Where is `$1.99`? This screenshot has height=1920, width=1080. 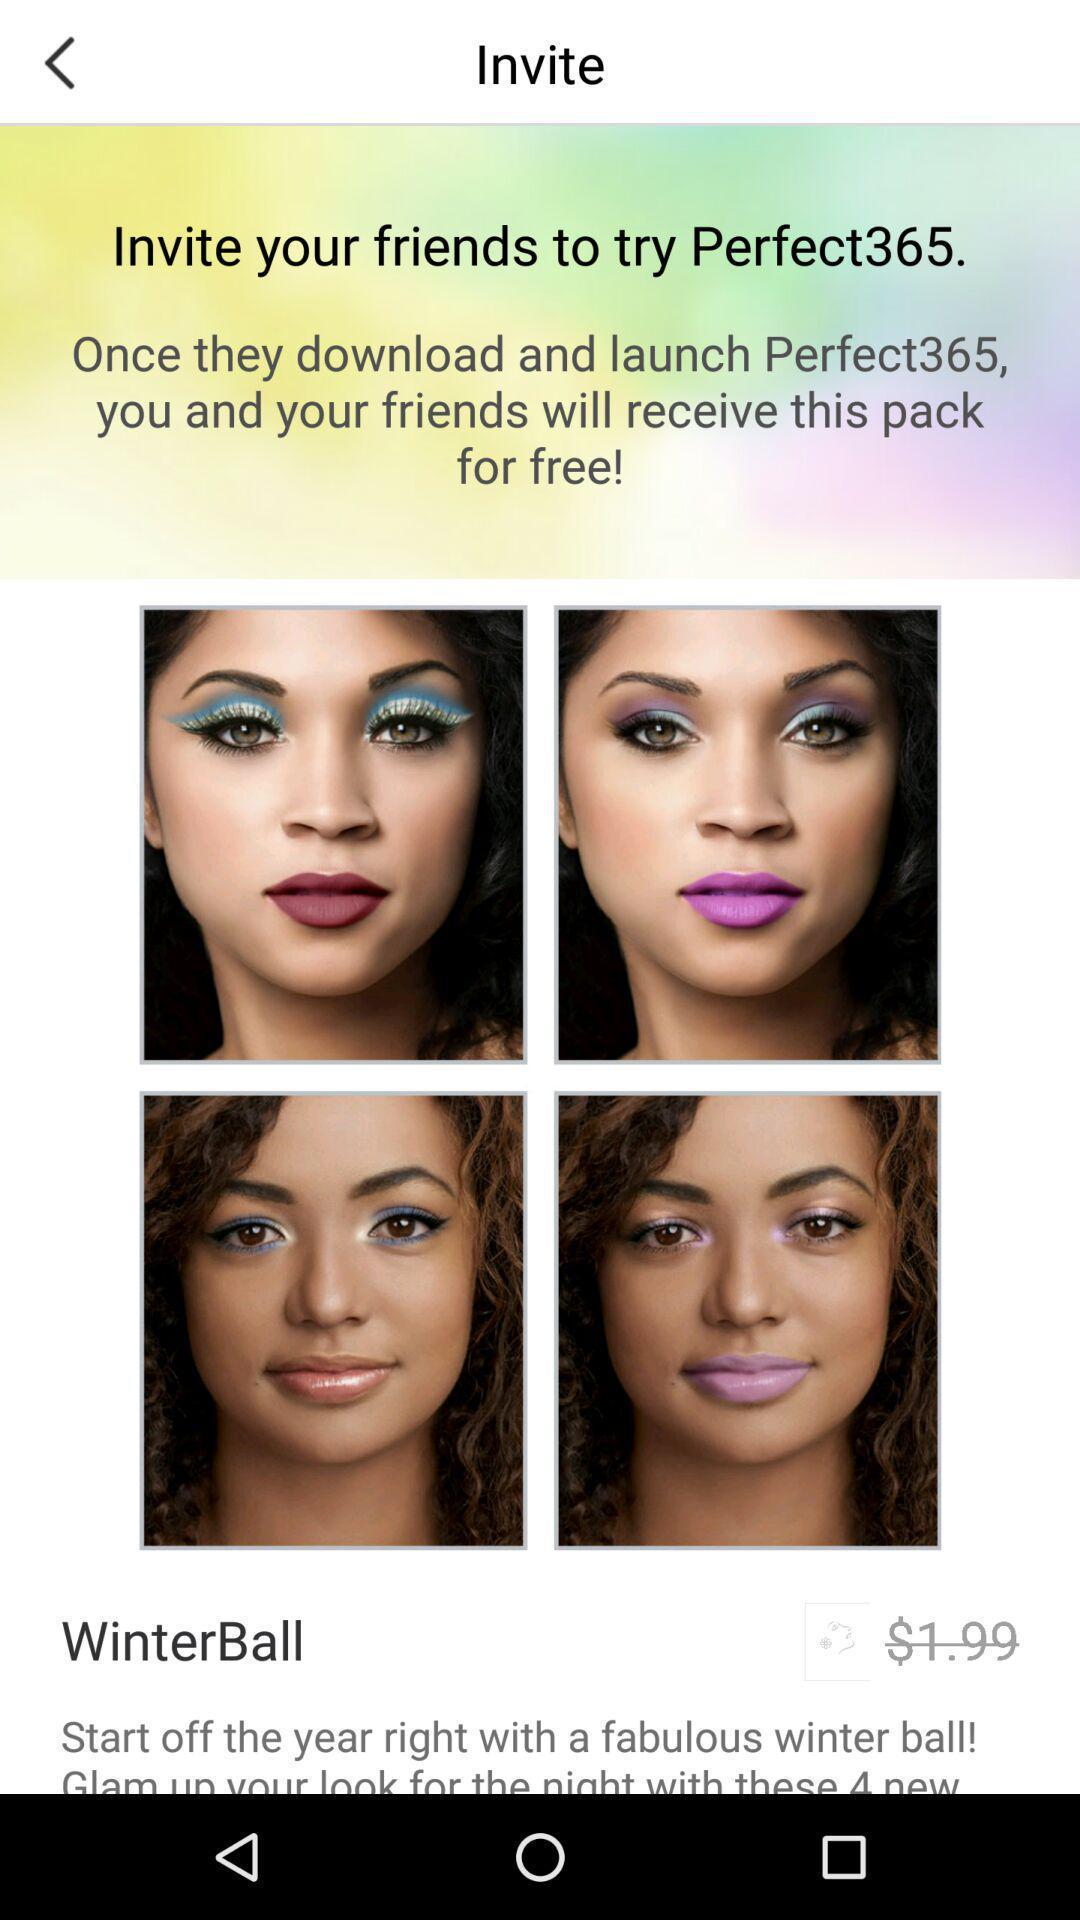 $1.99 is located at coordinates (951, 1639).